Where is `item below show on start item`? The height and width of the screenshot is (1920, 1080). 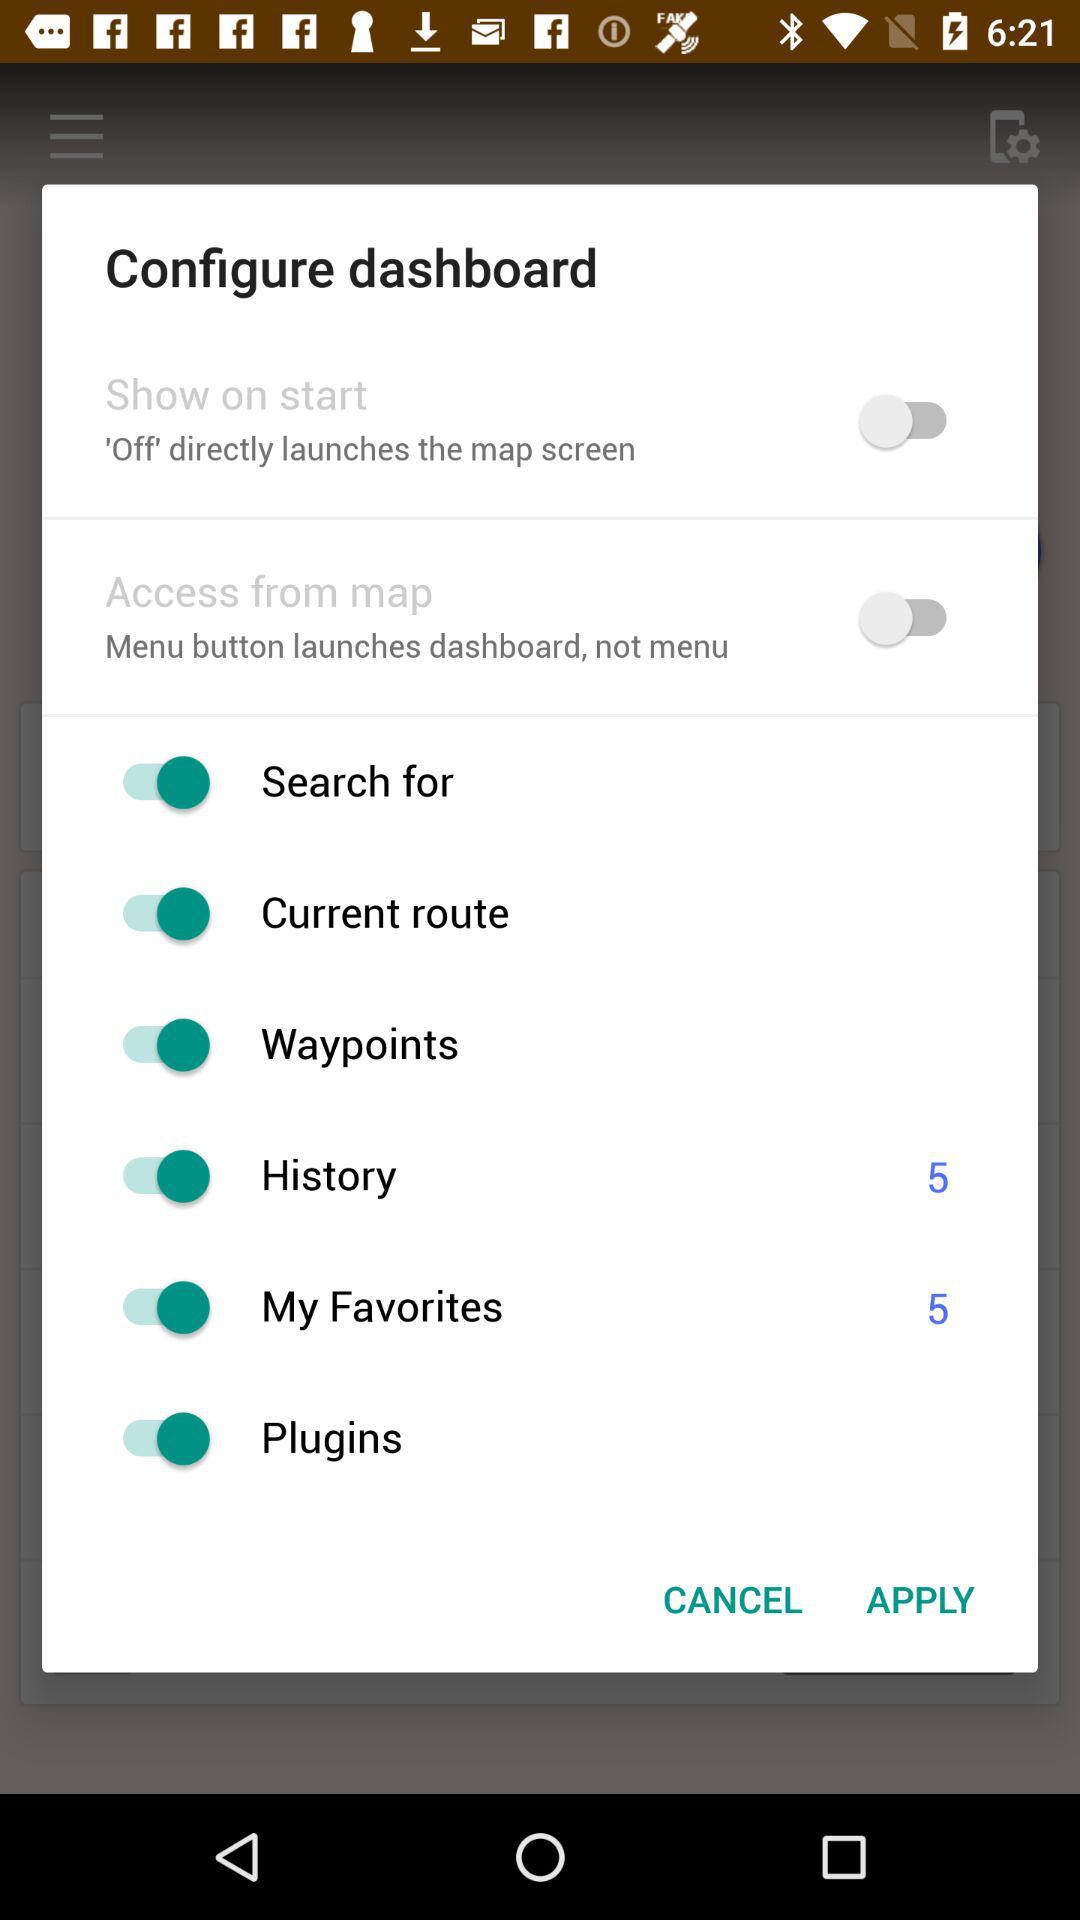
item below show on start item is located at coordinates (456, 449).